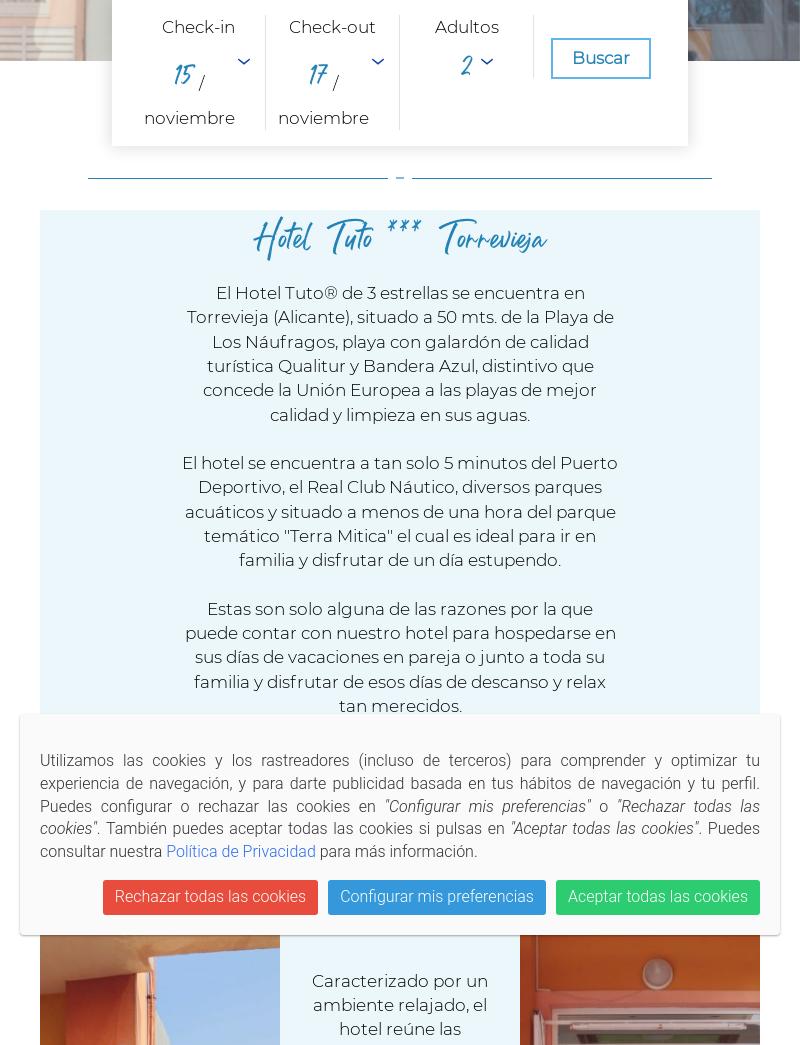 This screenshot has height=1045, width=800. I want to click on 'Estas son solo alguna de las razones por la que puede contar con nuestro hotel para hospedarse en sus días de vacaciones en pareja o junto a toda su familia y disfrutar de esos días de descanso y relax tan merecidos.', so click(398, 656).